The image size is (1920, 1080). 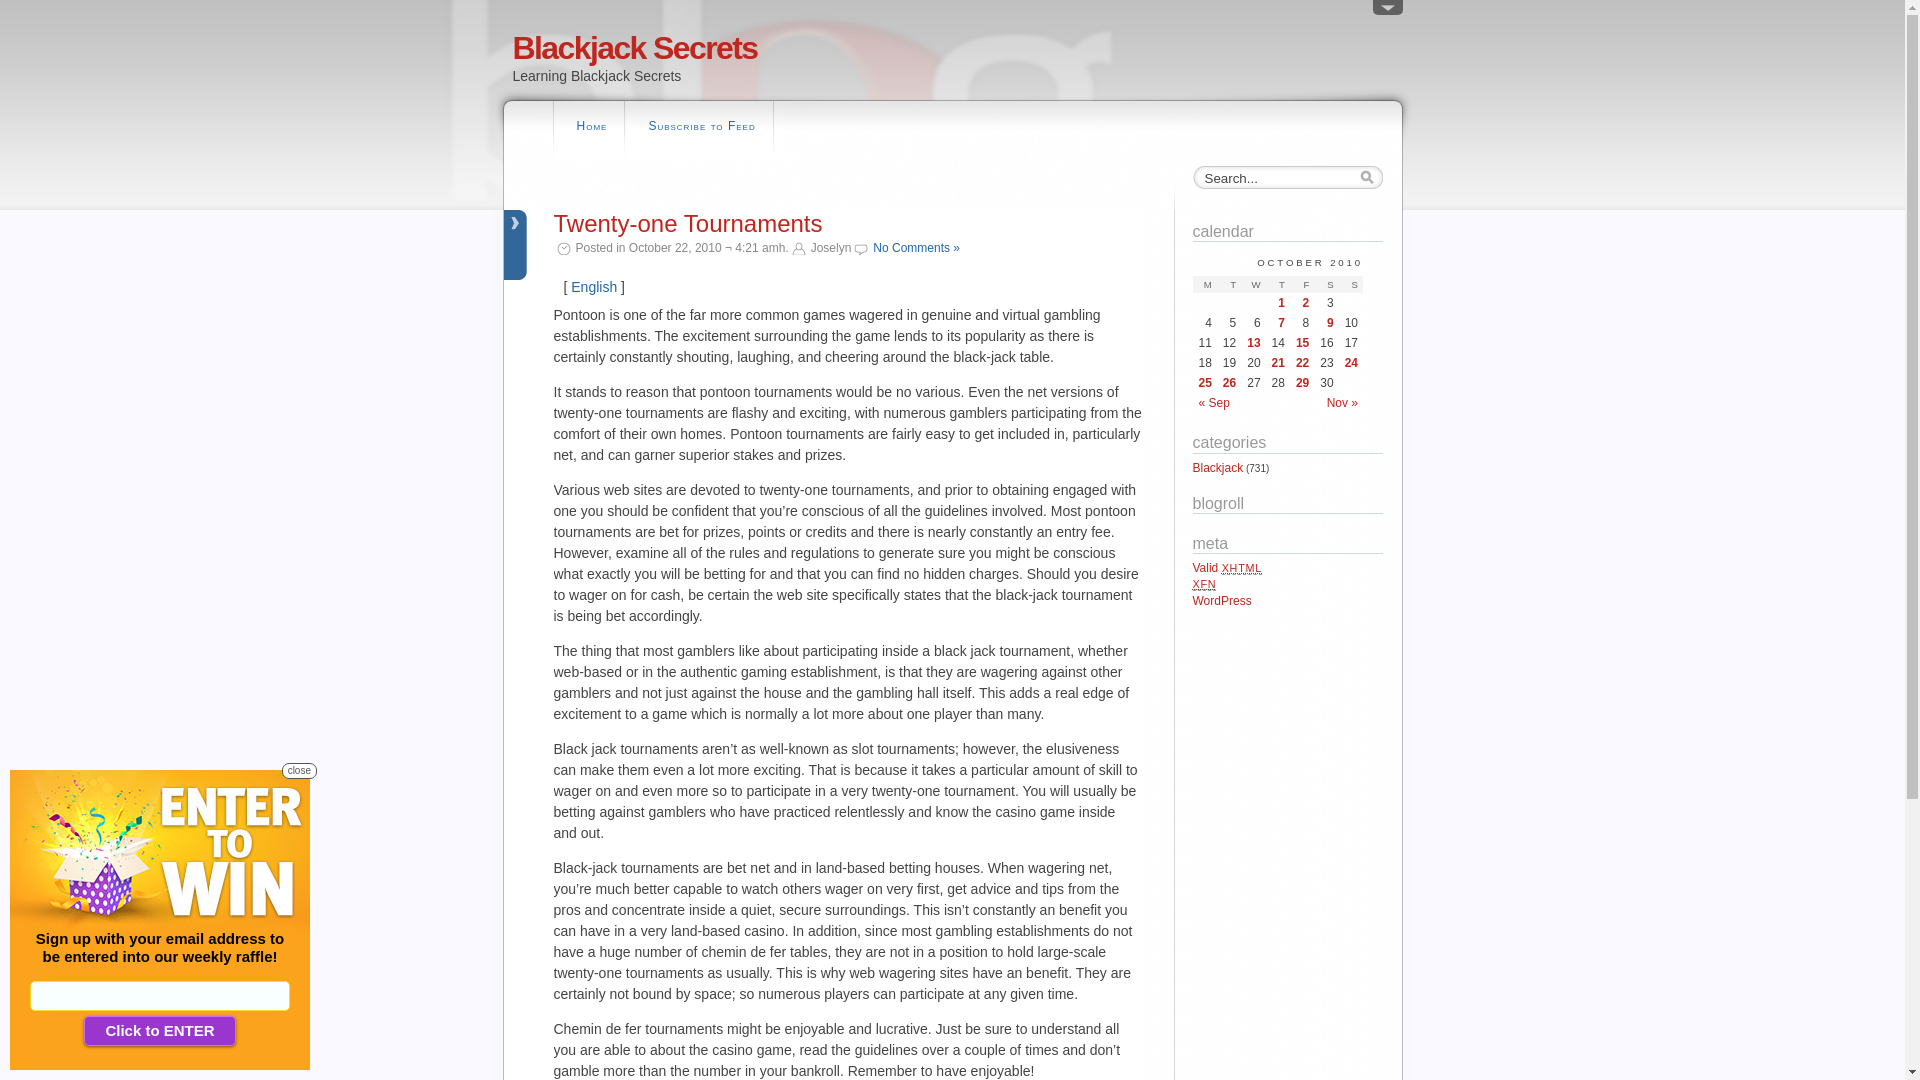 What do you see at coordinates (1191, 467) in the screenshot?
I see `'Blackjack'` at bounding box center [1191, 467].